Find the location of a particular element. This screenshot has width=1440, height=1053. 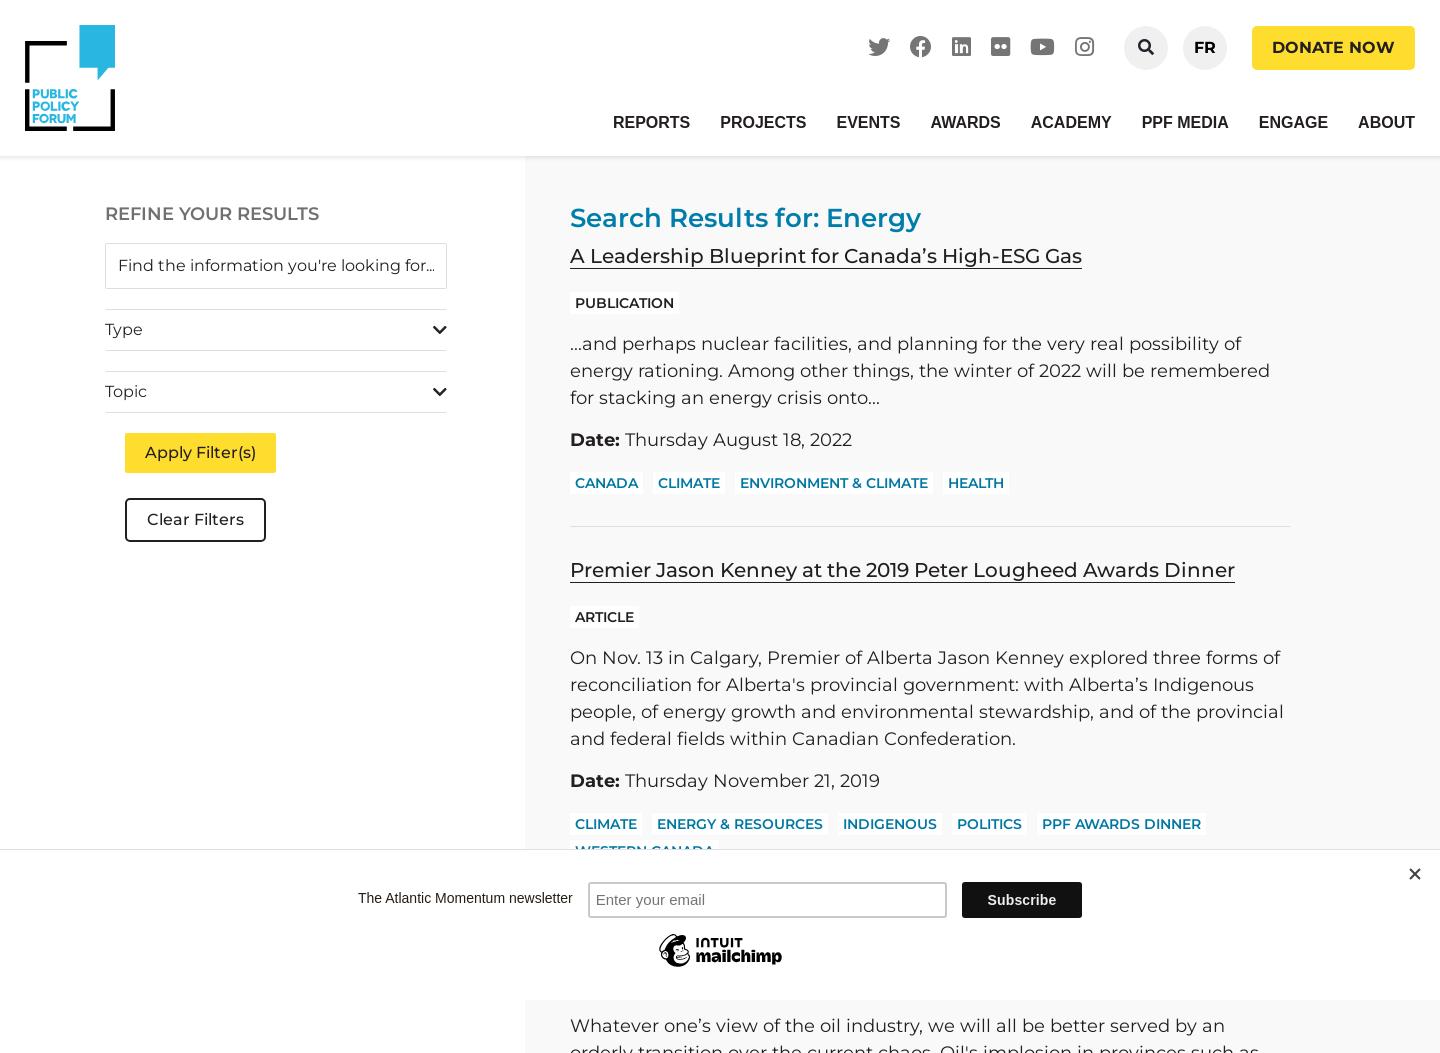

'Projects' is located at coordinates (762, 121).